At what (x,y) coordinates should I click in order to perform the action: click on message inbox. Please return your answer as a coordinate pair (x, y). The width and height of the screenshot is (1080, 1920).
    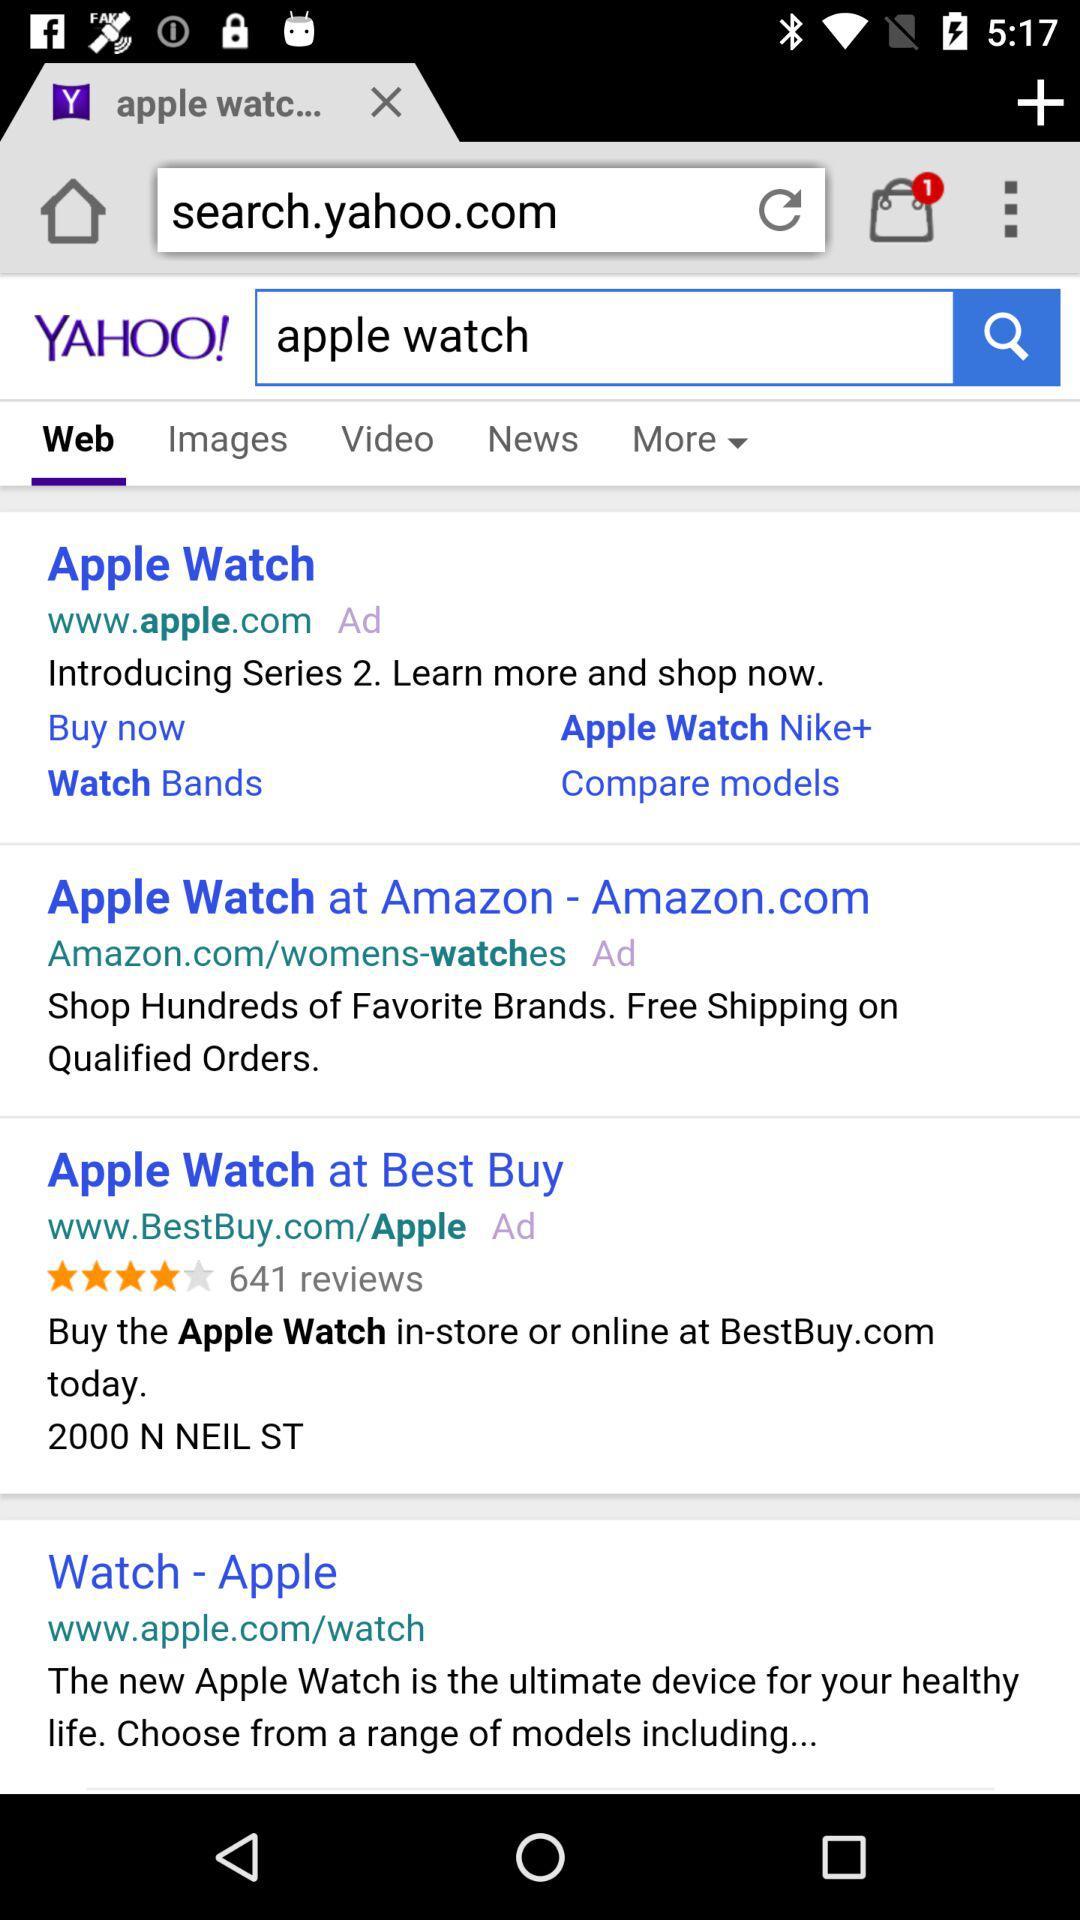
    Looking at the image, I should click on (901, 210).